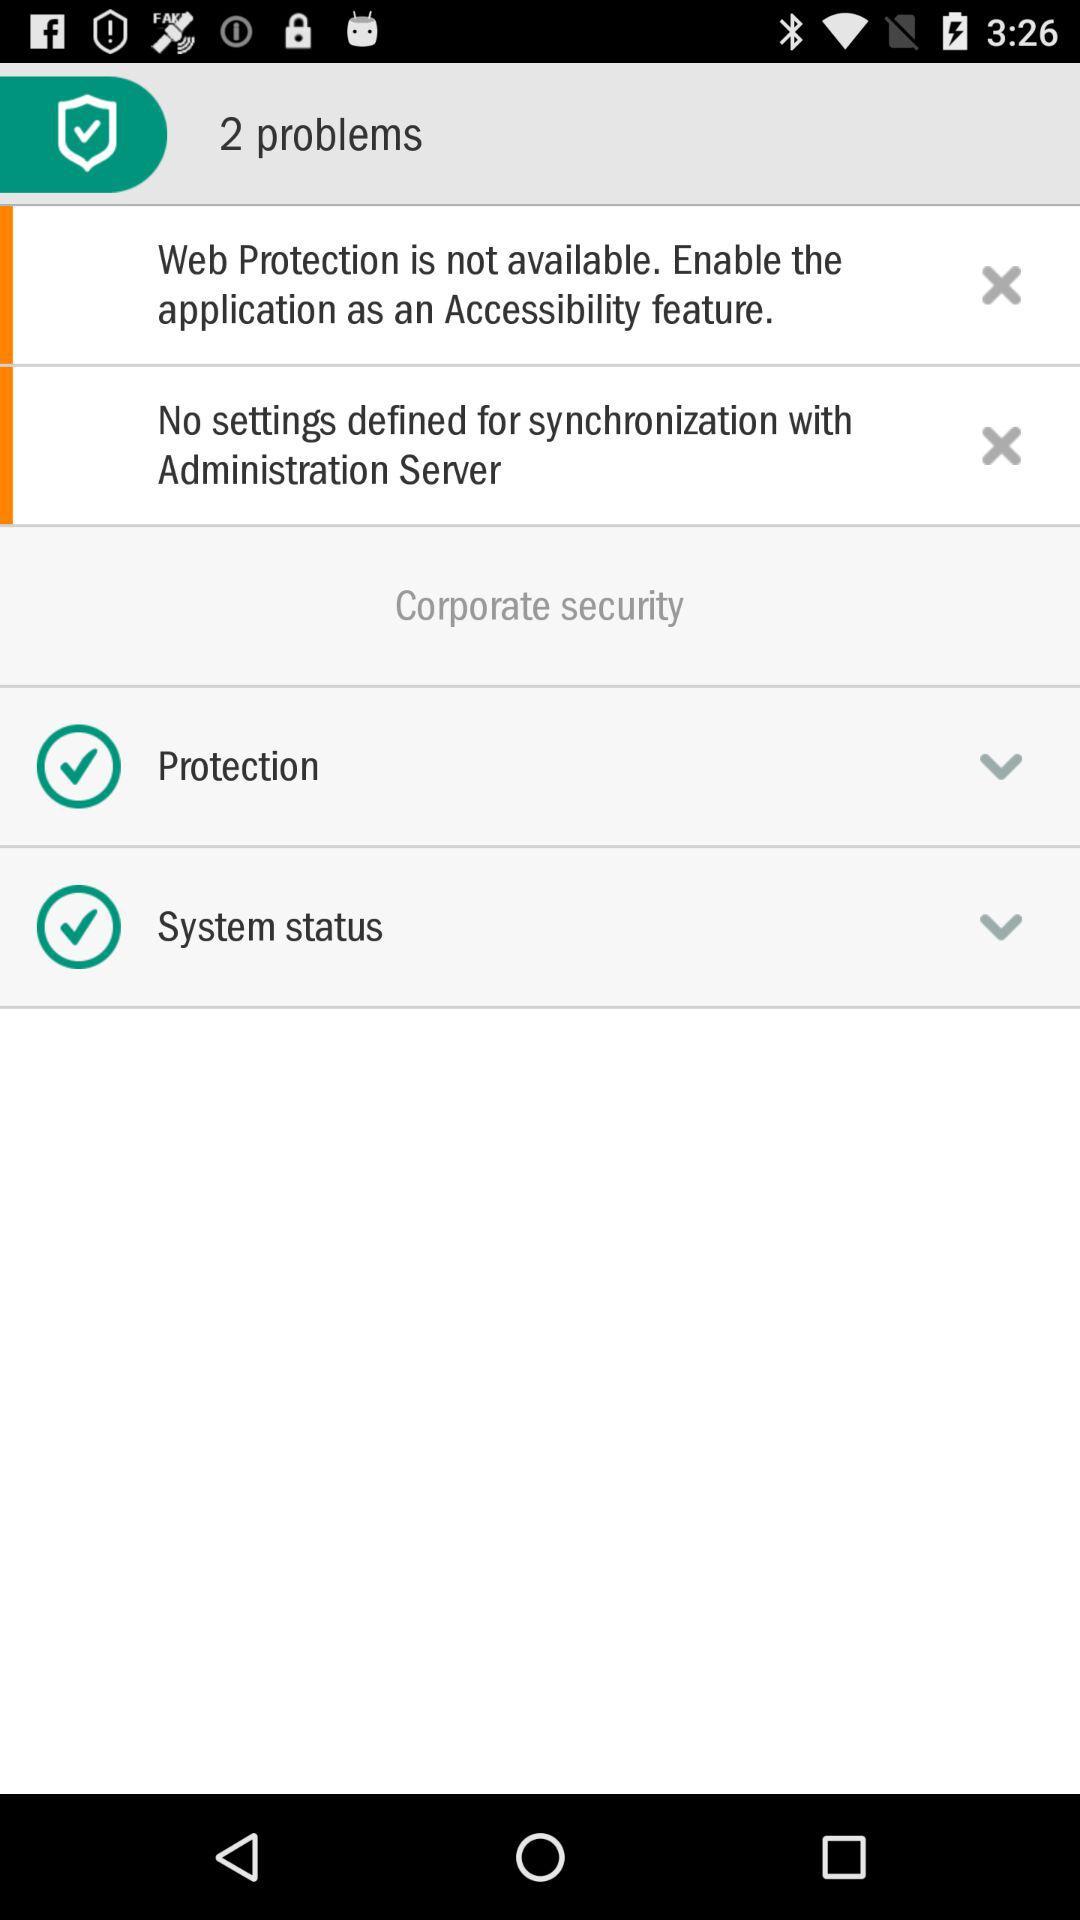 This screenshot has width=1080, height=1920. What do you see at coordinates (82, 133) in the screenshot?
I see `scan for virus` at bounding box center [82, 133].